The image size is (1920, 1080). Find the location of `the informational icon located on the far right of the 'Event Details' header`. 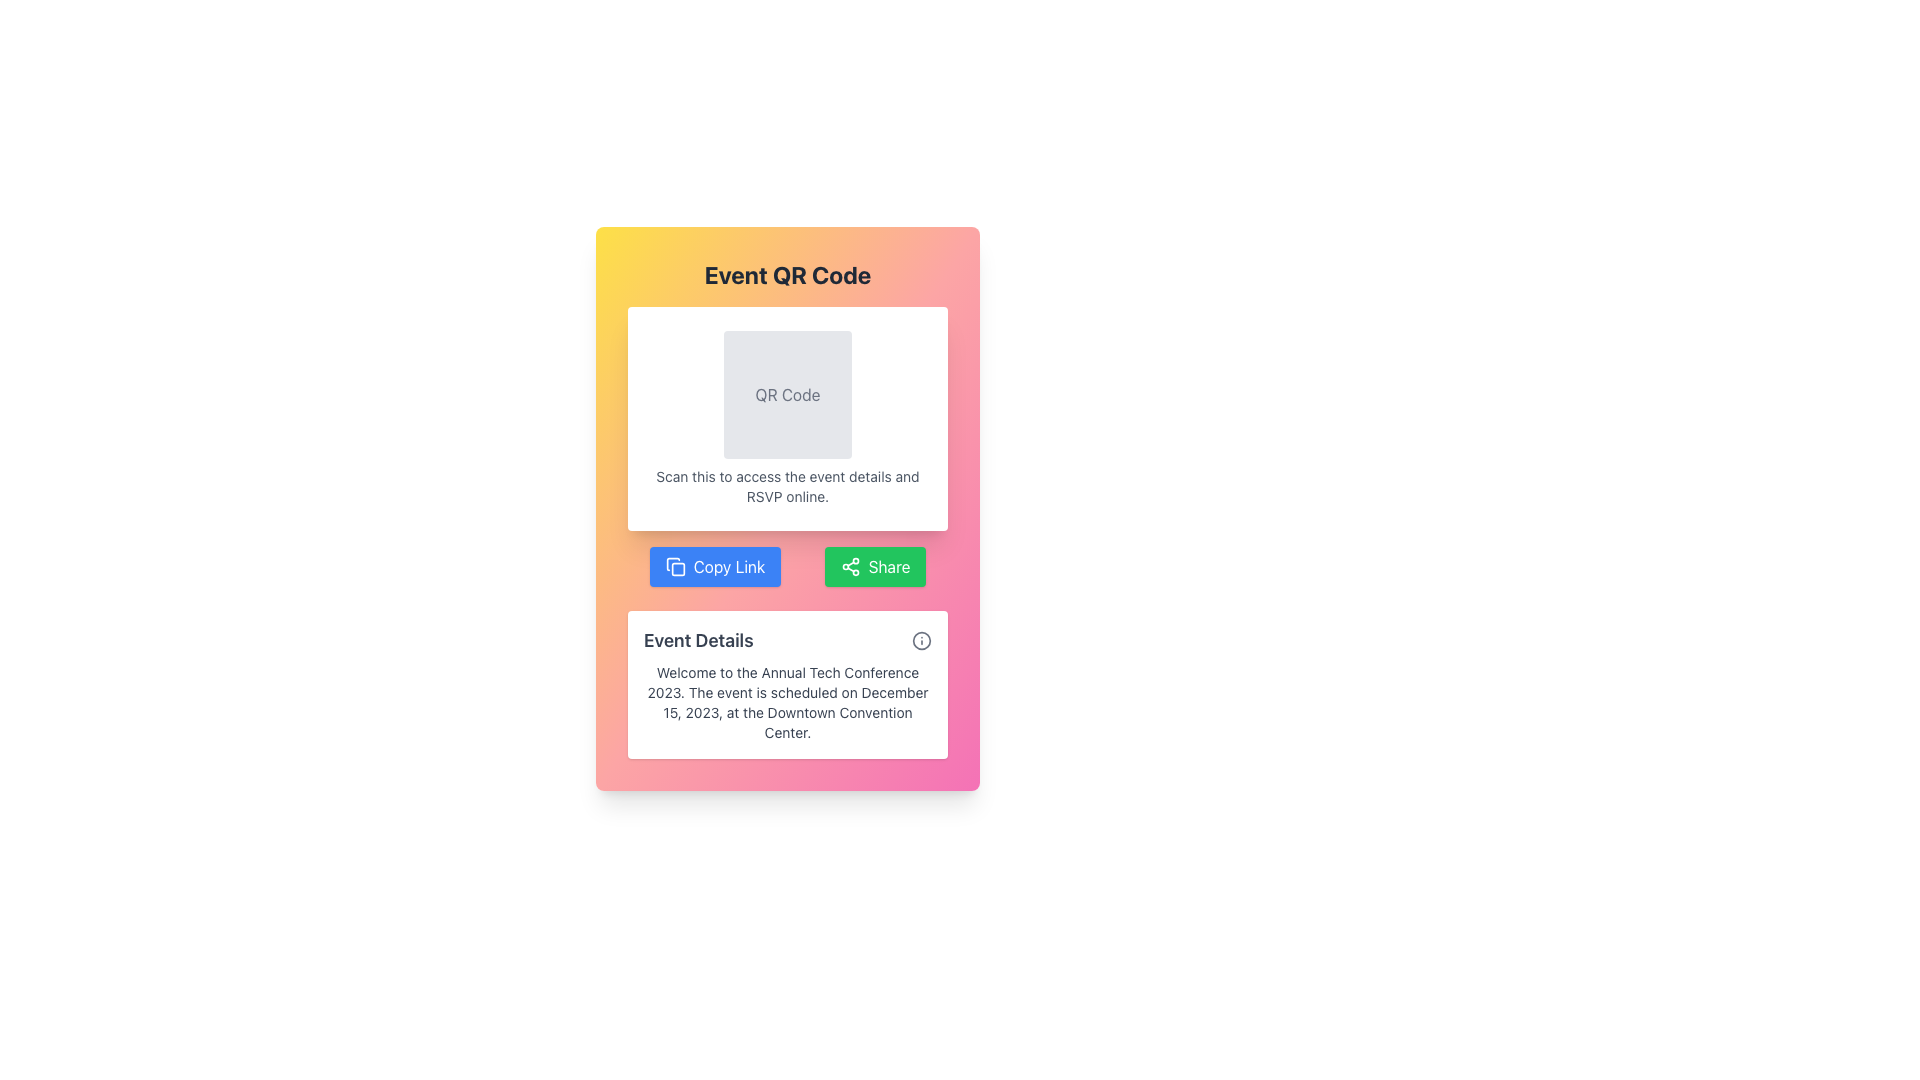

the informational icon located on the far right of the 'Event Details' header is located at coordinates (920, 640).